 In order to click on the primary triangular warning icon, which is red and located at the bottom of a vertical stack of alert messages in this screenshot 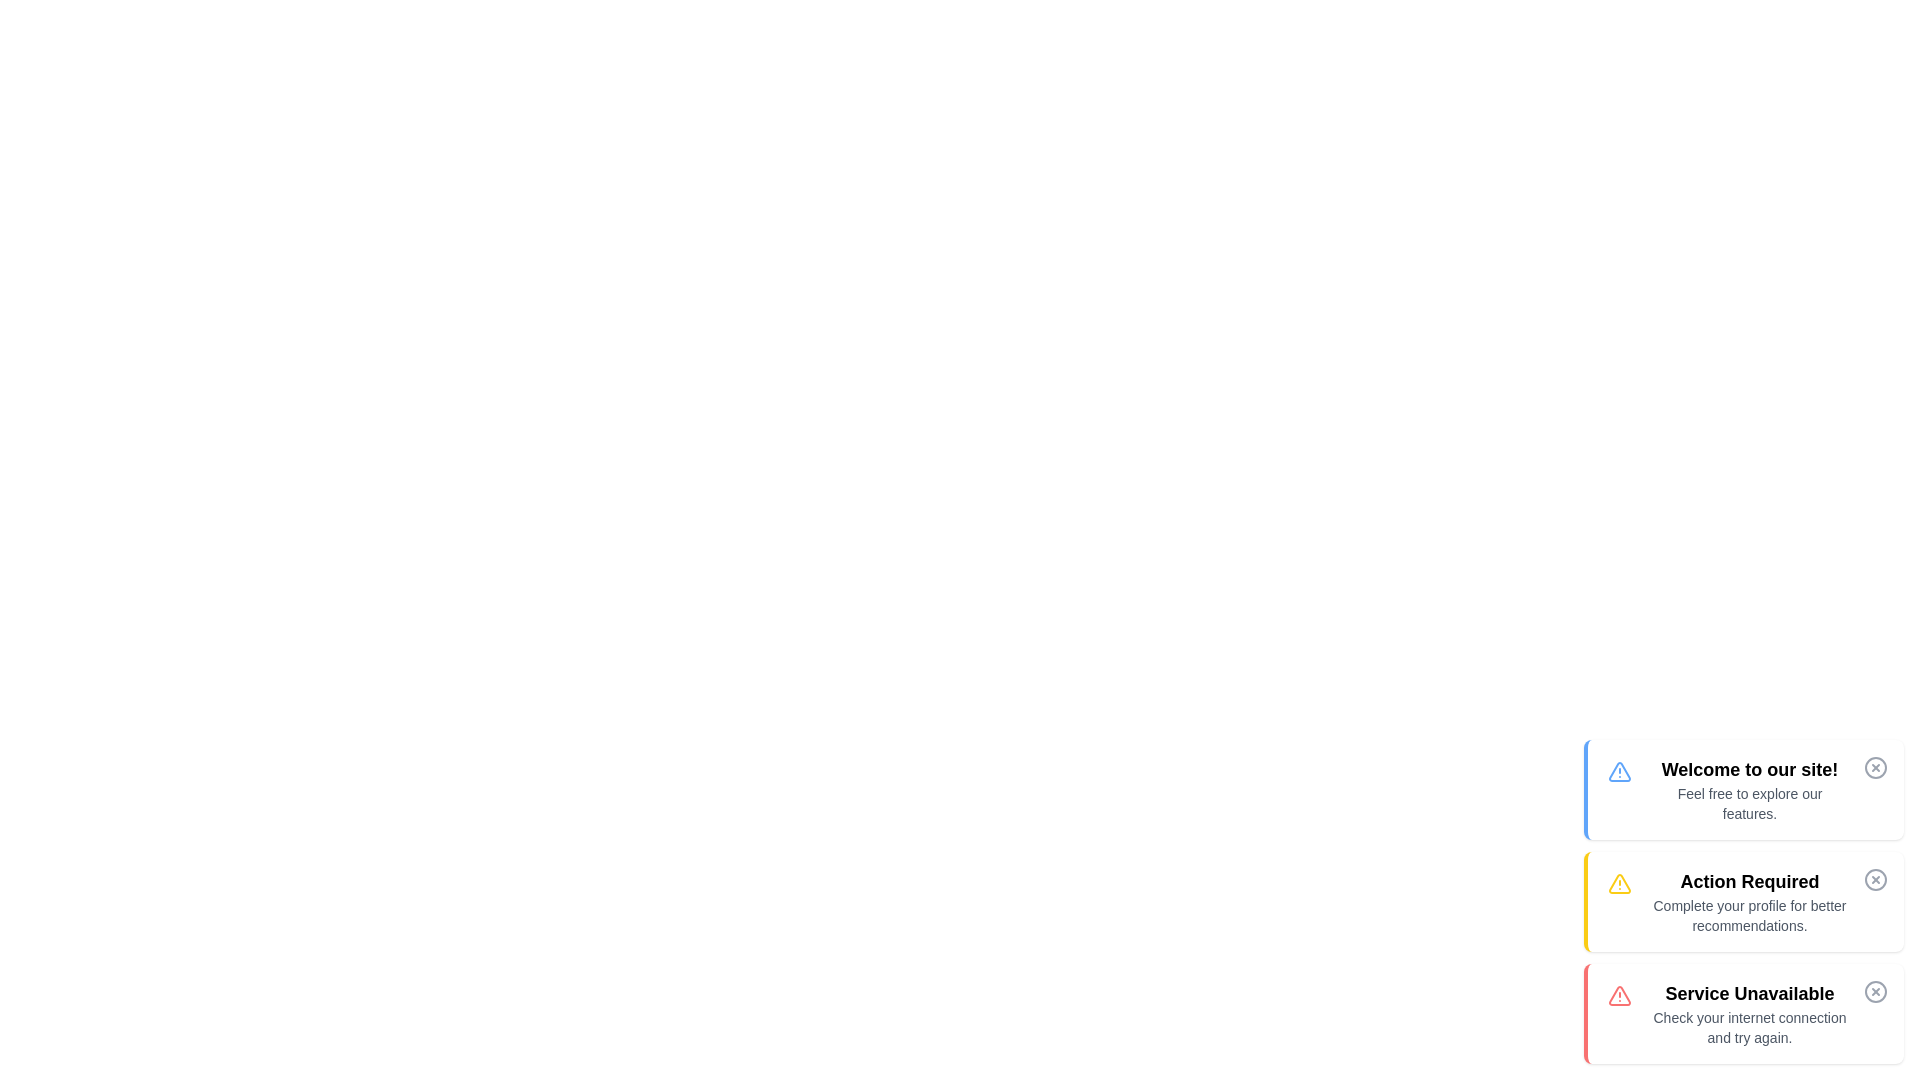, I will do `click(1619, 995)`.